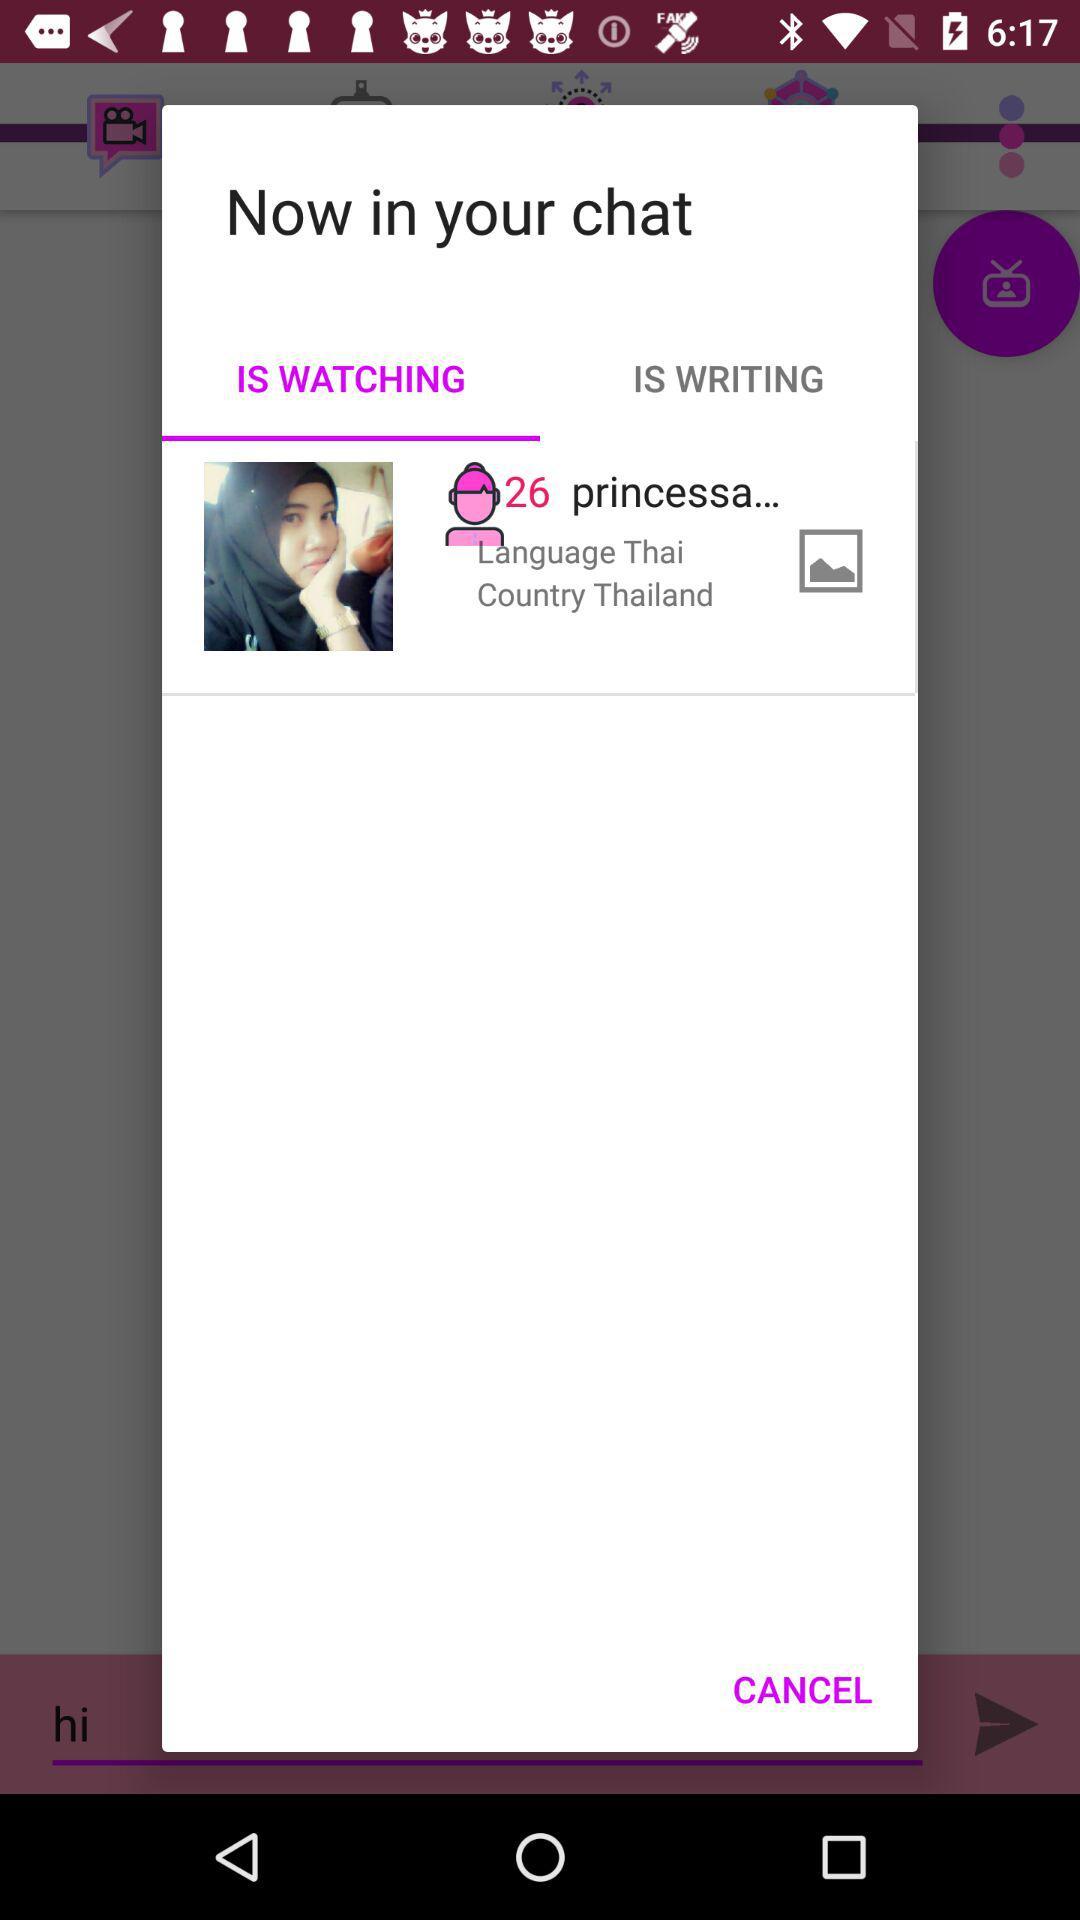 This screenshot has width=1080, height=1920. I want to click on item to the left of 26 item, so click(298, 556).